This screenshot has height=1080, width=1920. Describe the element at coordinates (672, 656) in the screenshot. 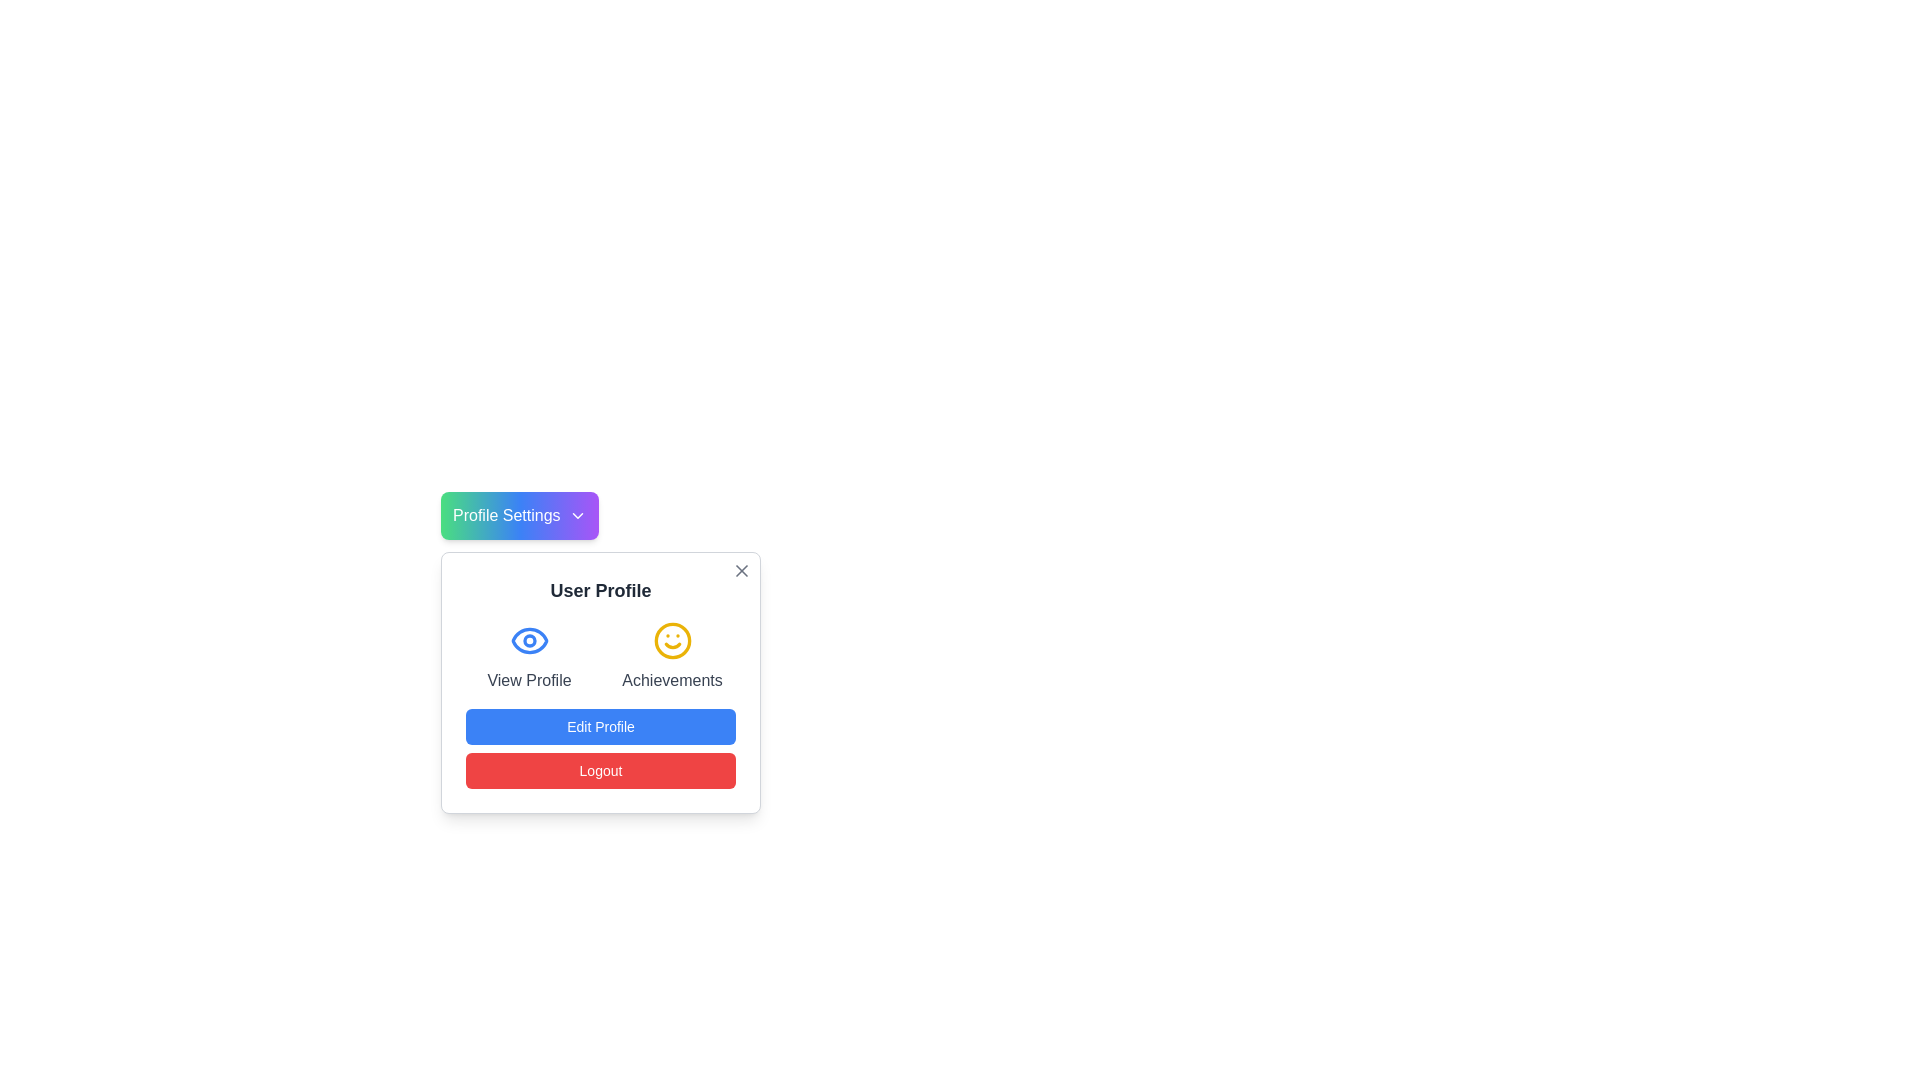

I see `the achievements button located in the user profile section, positioned to the right of the 'View Profile' button` at that location.